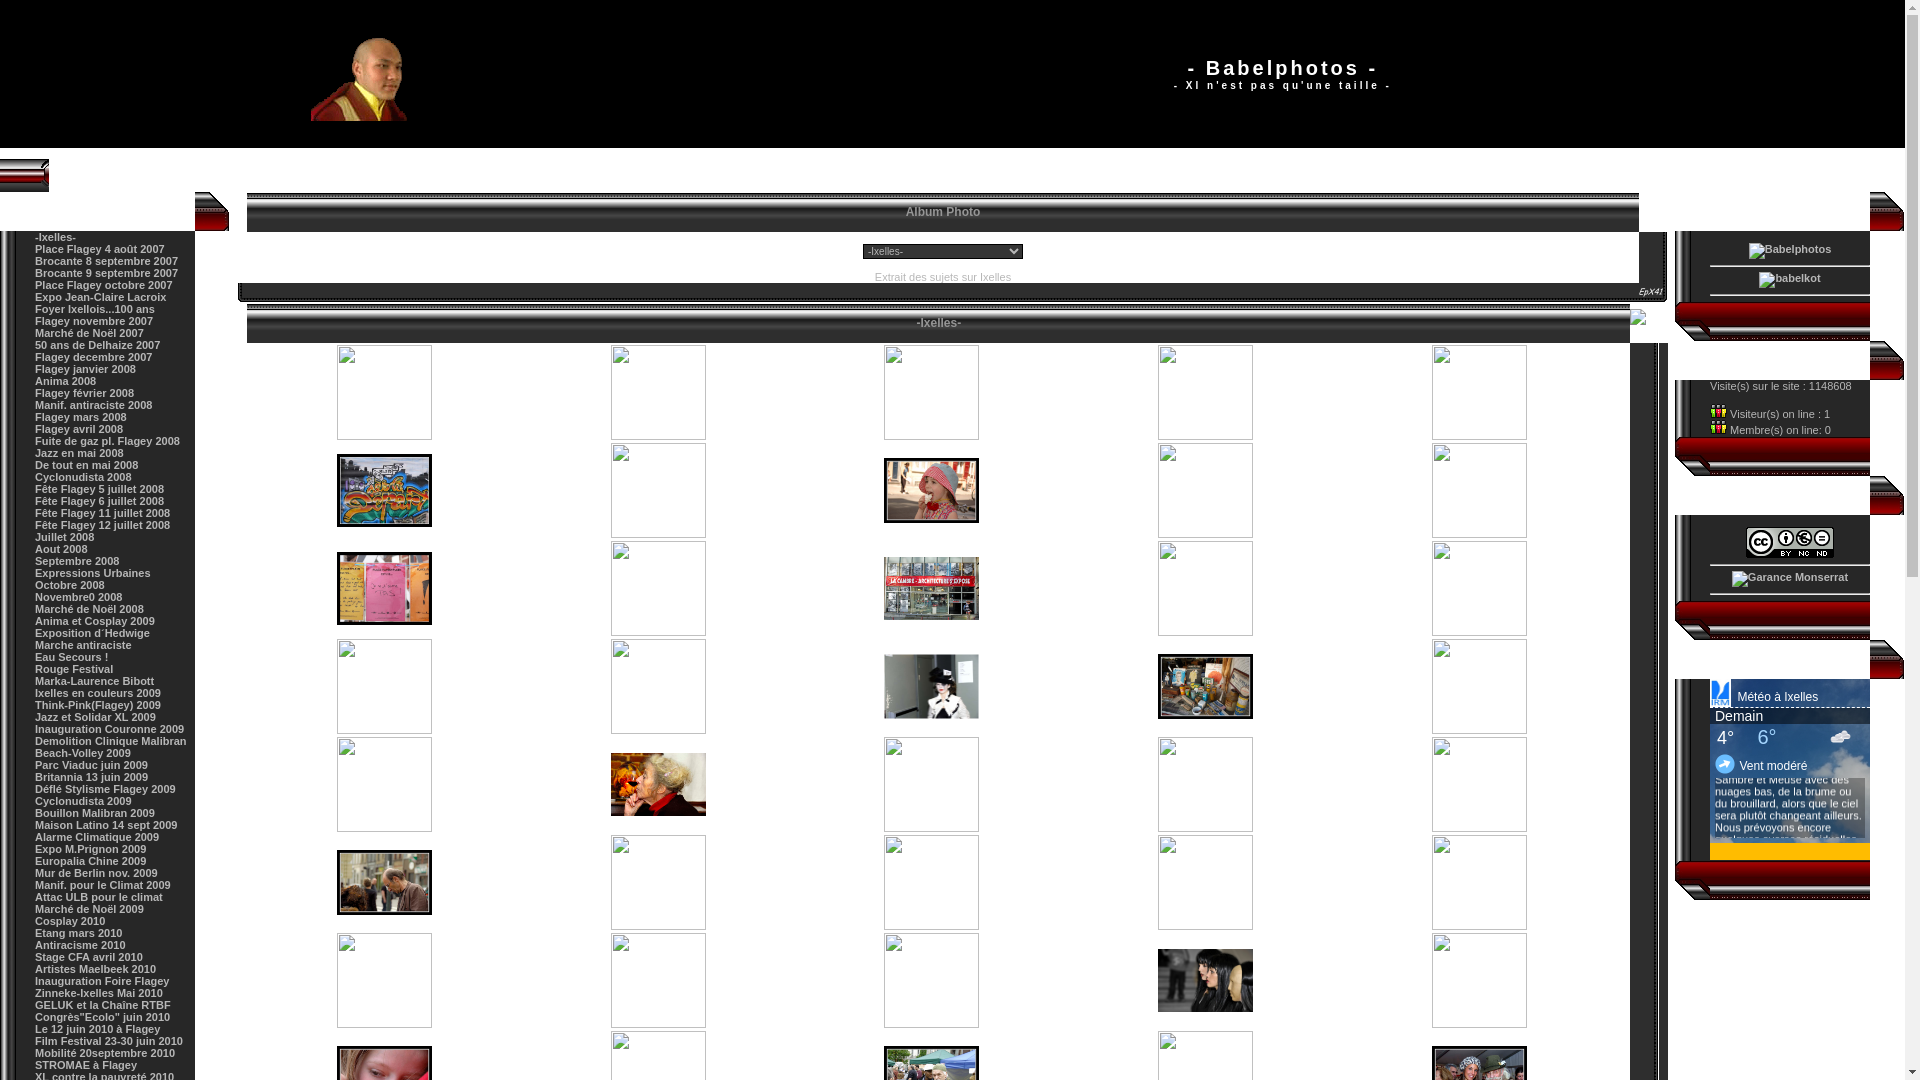 The width and height of the screenshot is (1920, 1080). Describe the element at coordinates (34, 548) in the screenshot. I see `'Aout 2008'` at that location.